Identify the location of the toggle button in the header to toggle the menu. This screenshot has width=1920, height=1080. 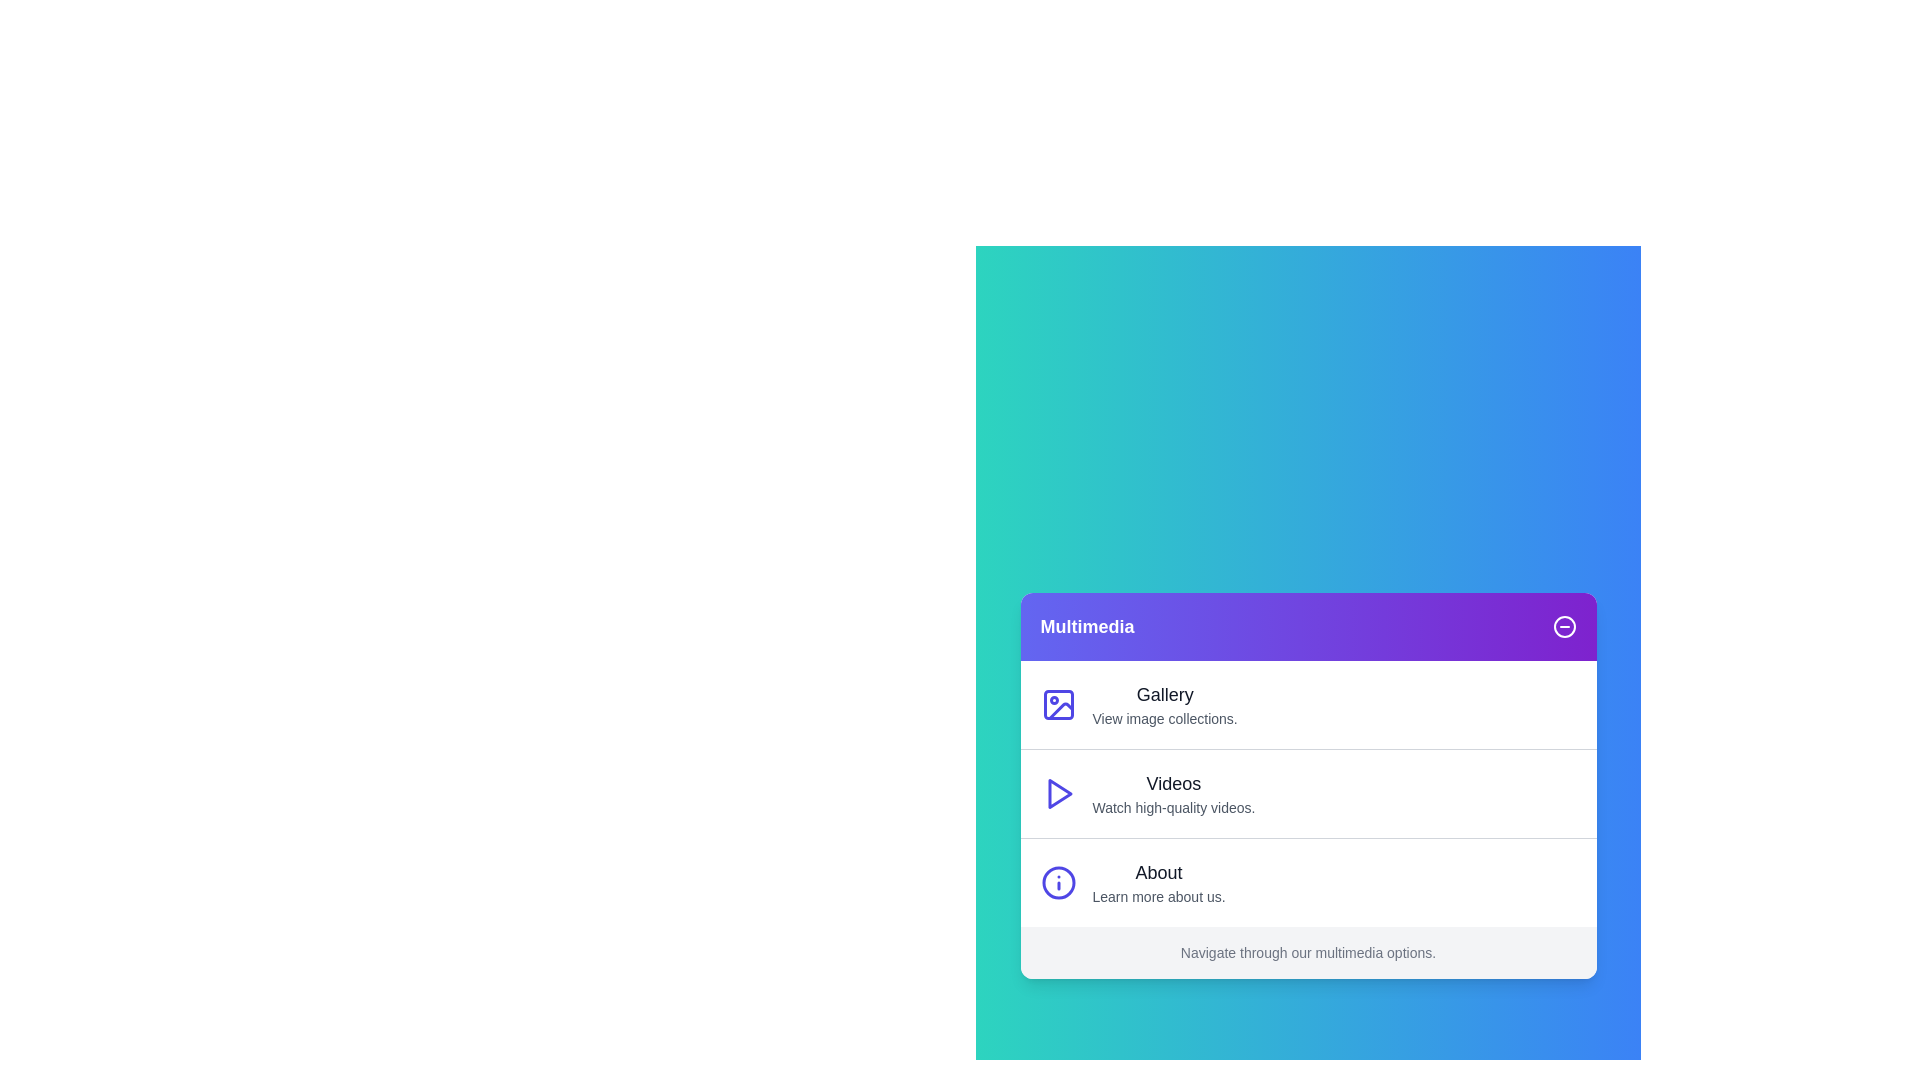
(1563, 626).